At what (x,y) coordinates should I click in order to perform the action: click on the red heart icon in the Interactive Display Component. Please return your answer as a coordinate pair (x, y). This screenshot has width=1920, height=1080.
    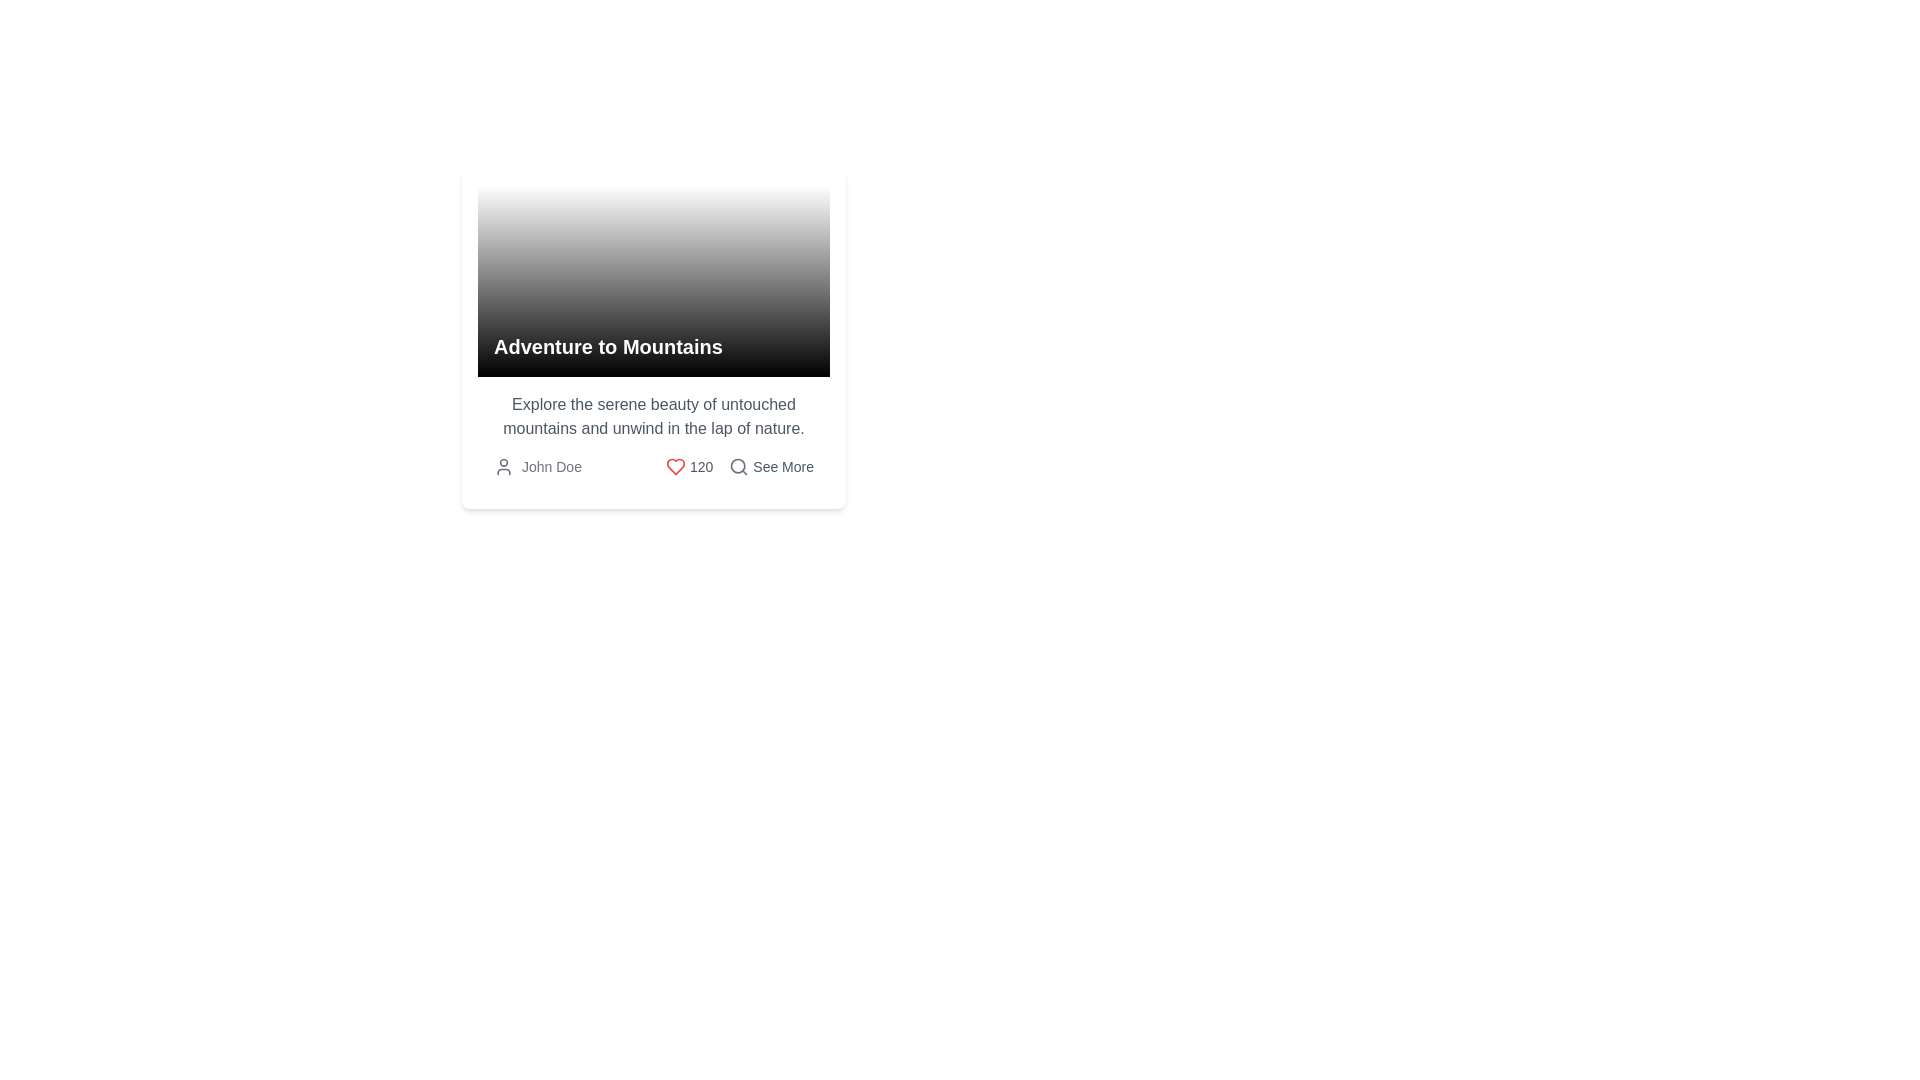
    Looking at the image, I should click on (689, 466).